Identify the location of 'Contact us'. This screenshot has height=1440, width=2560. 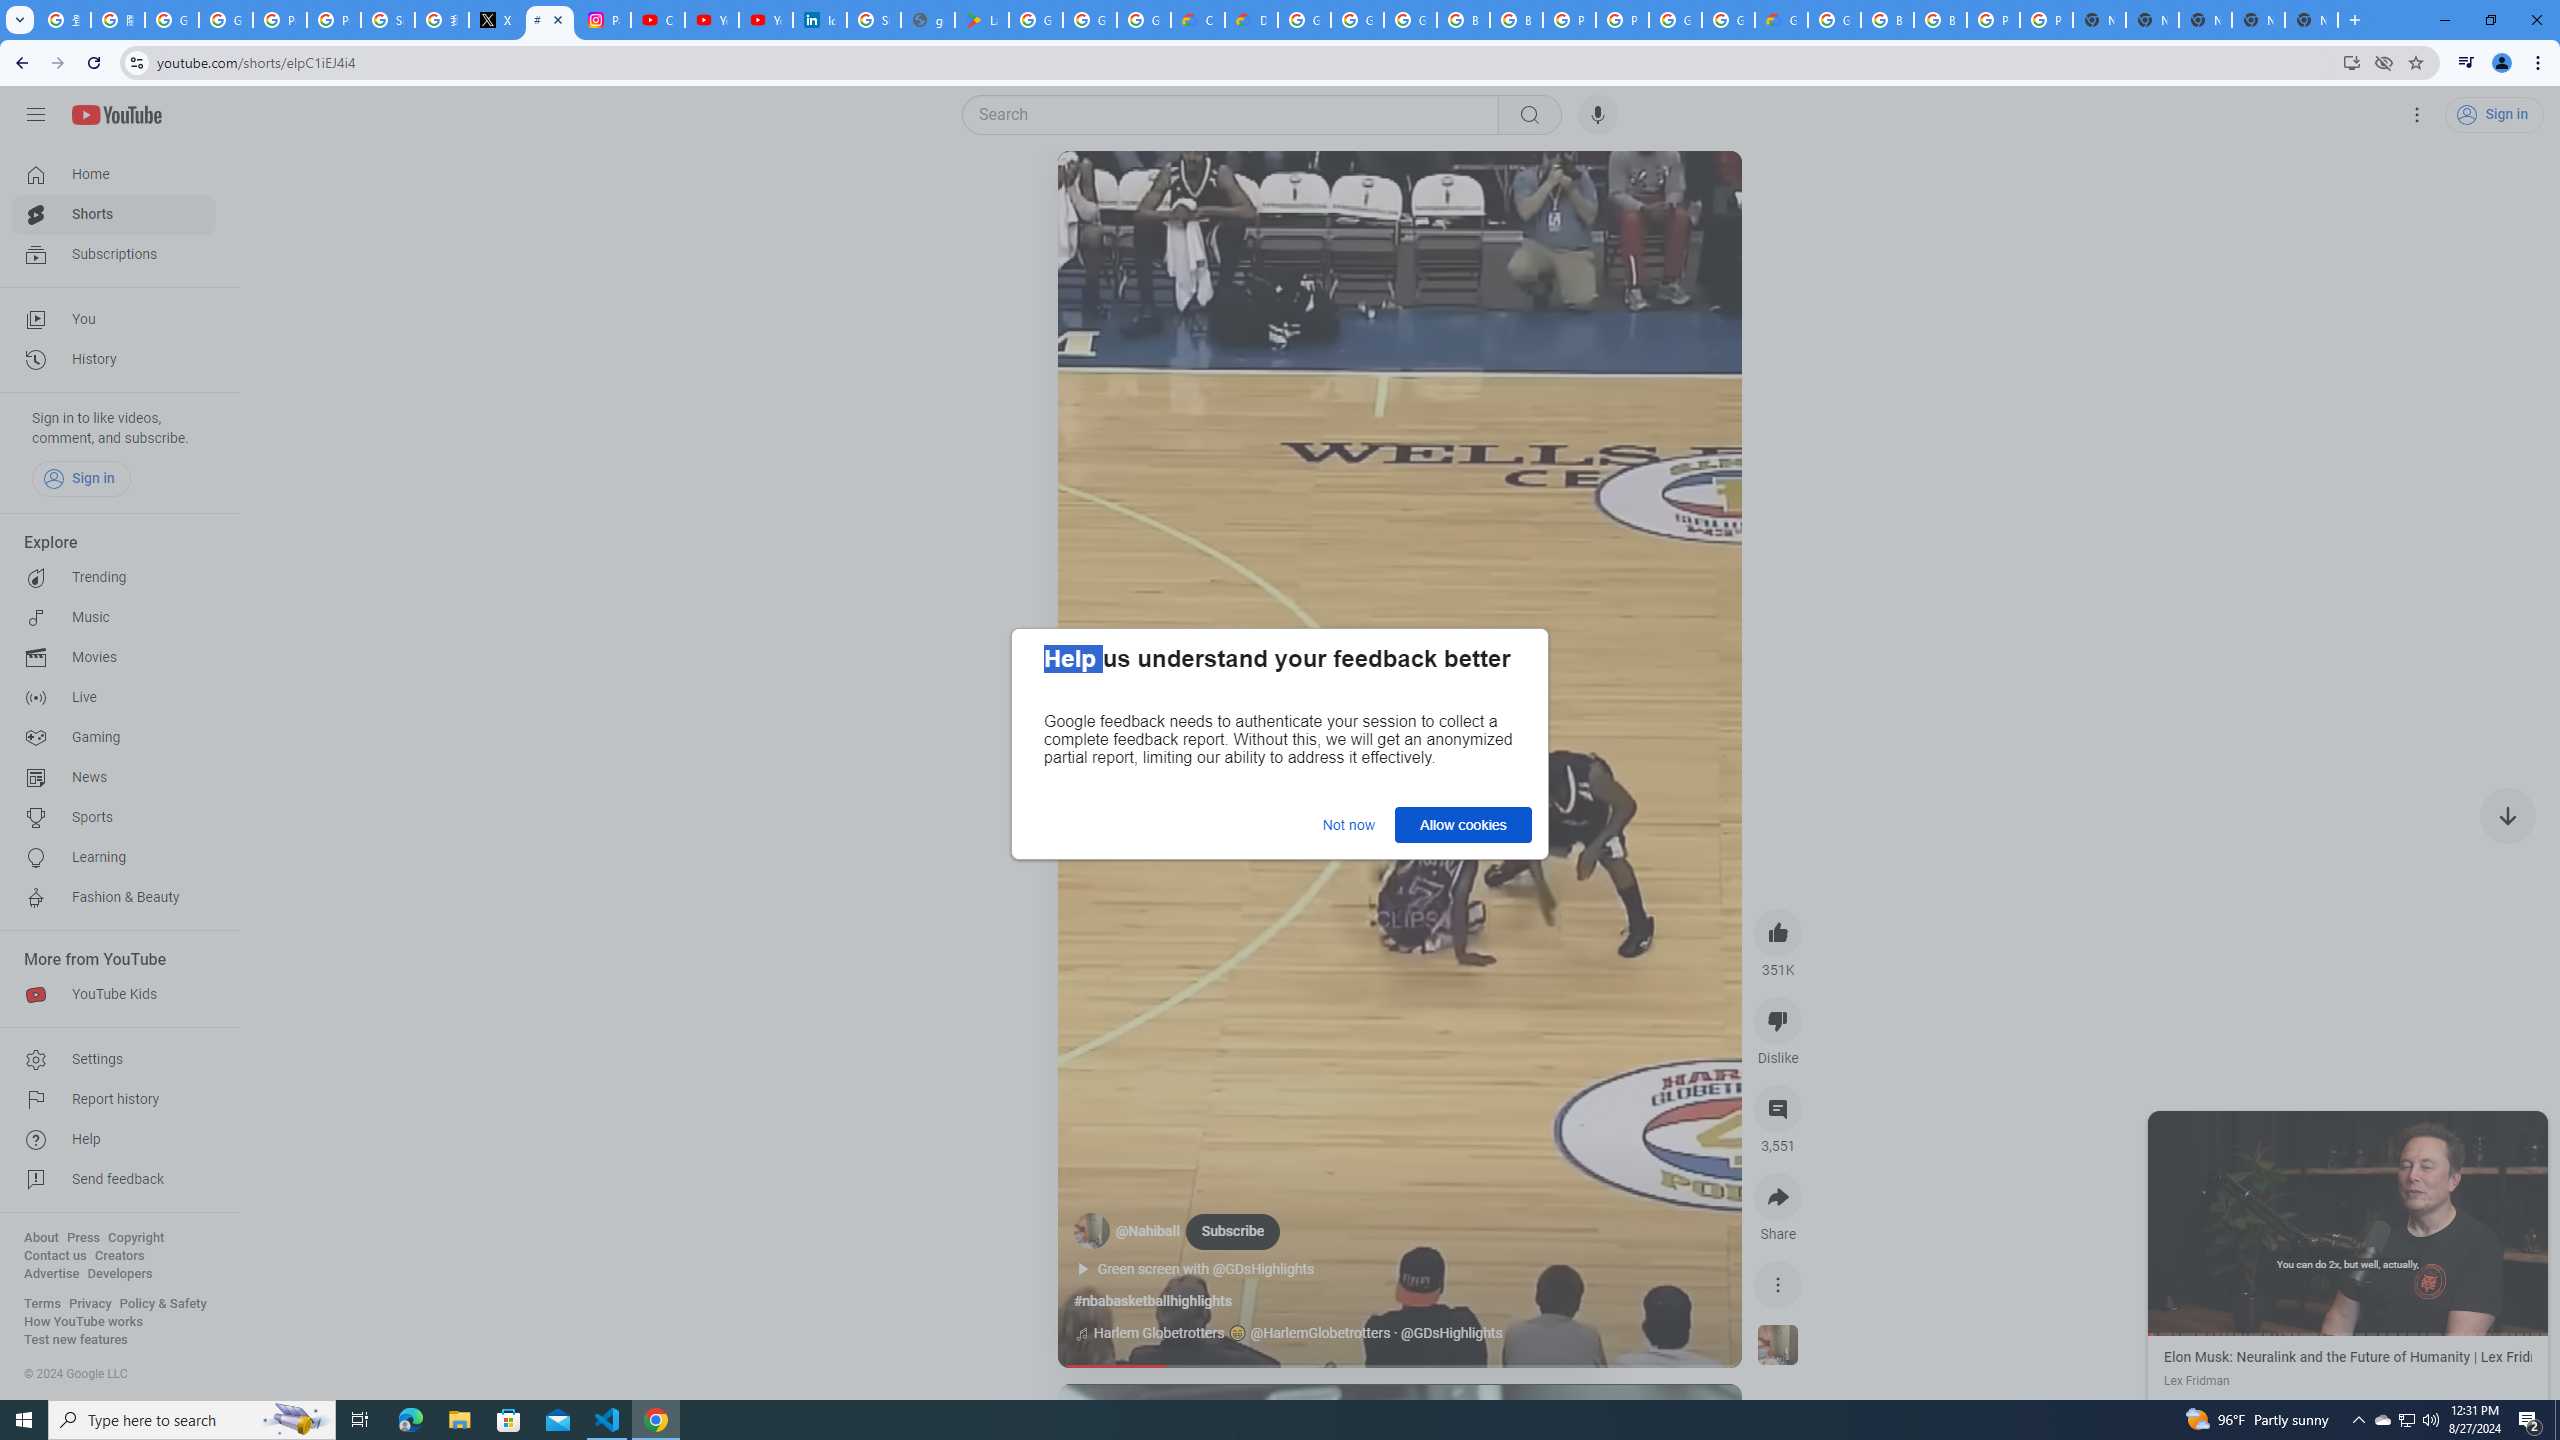
(54, 1255).